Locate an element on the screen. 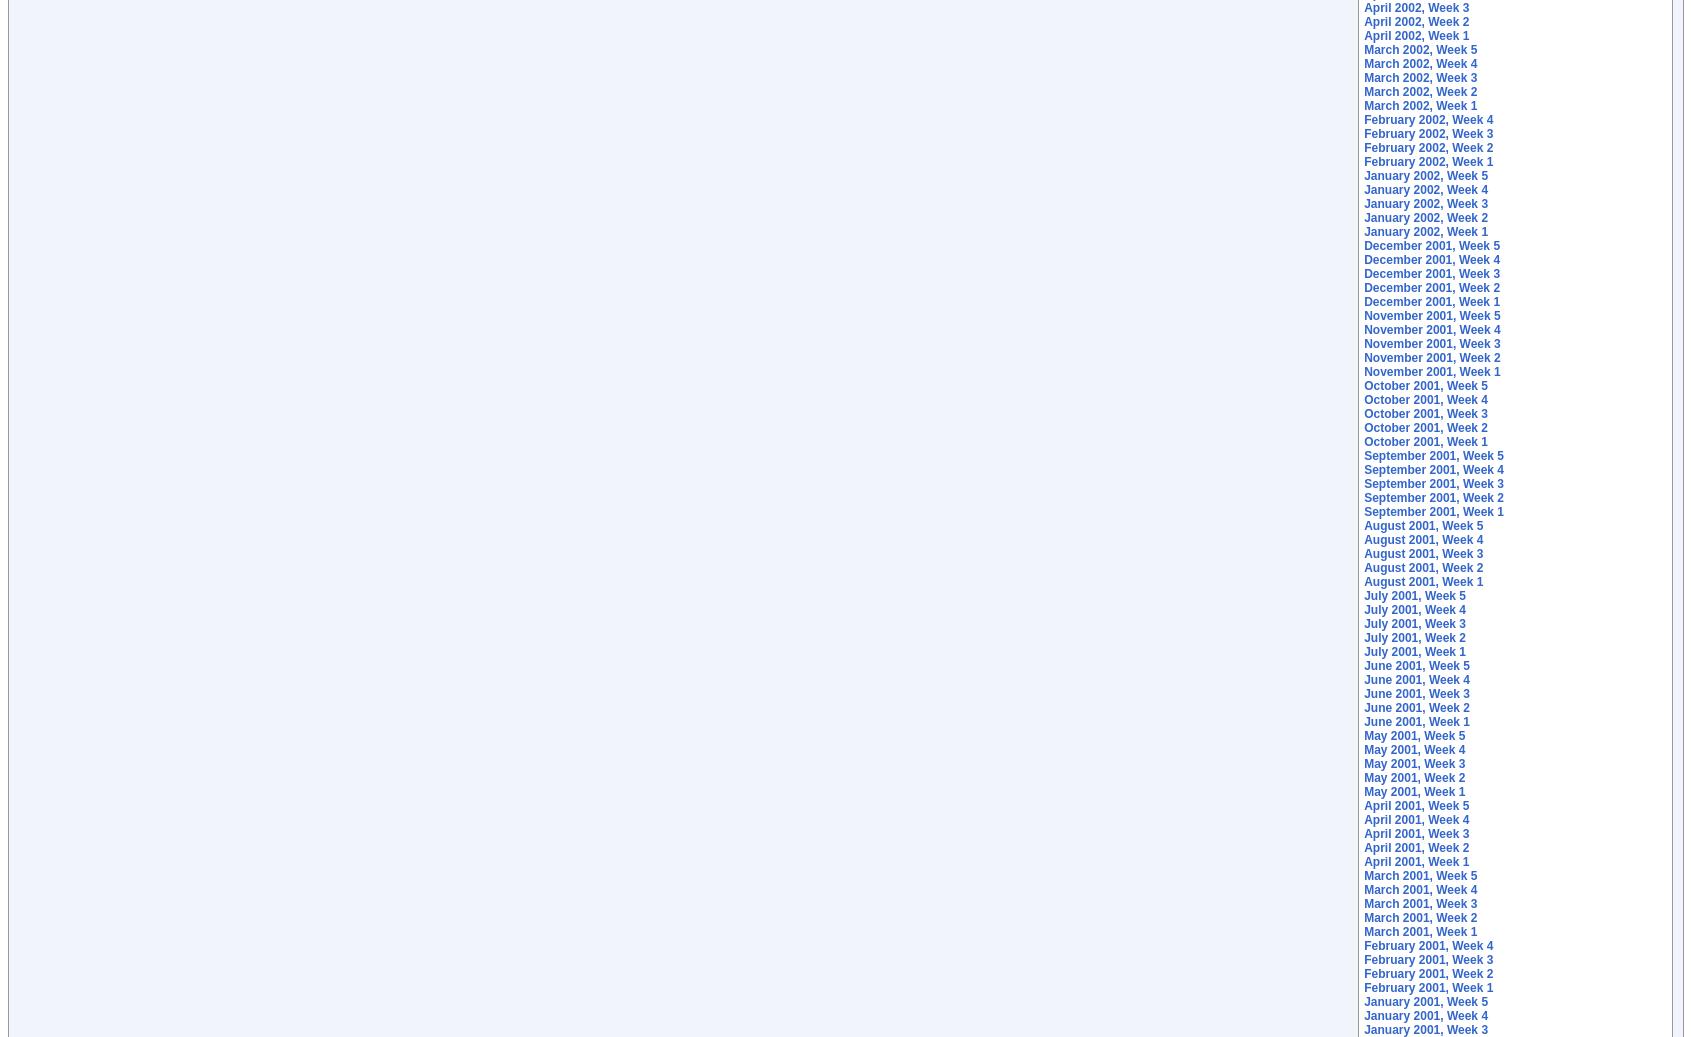 Image resolution: width=1692 pixels, height=1037 pixels. 'January 2001, Week 5' is located at coordinates (1425, 1001).